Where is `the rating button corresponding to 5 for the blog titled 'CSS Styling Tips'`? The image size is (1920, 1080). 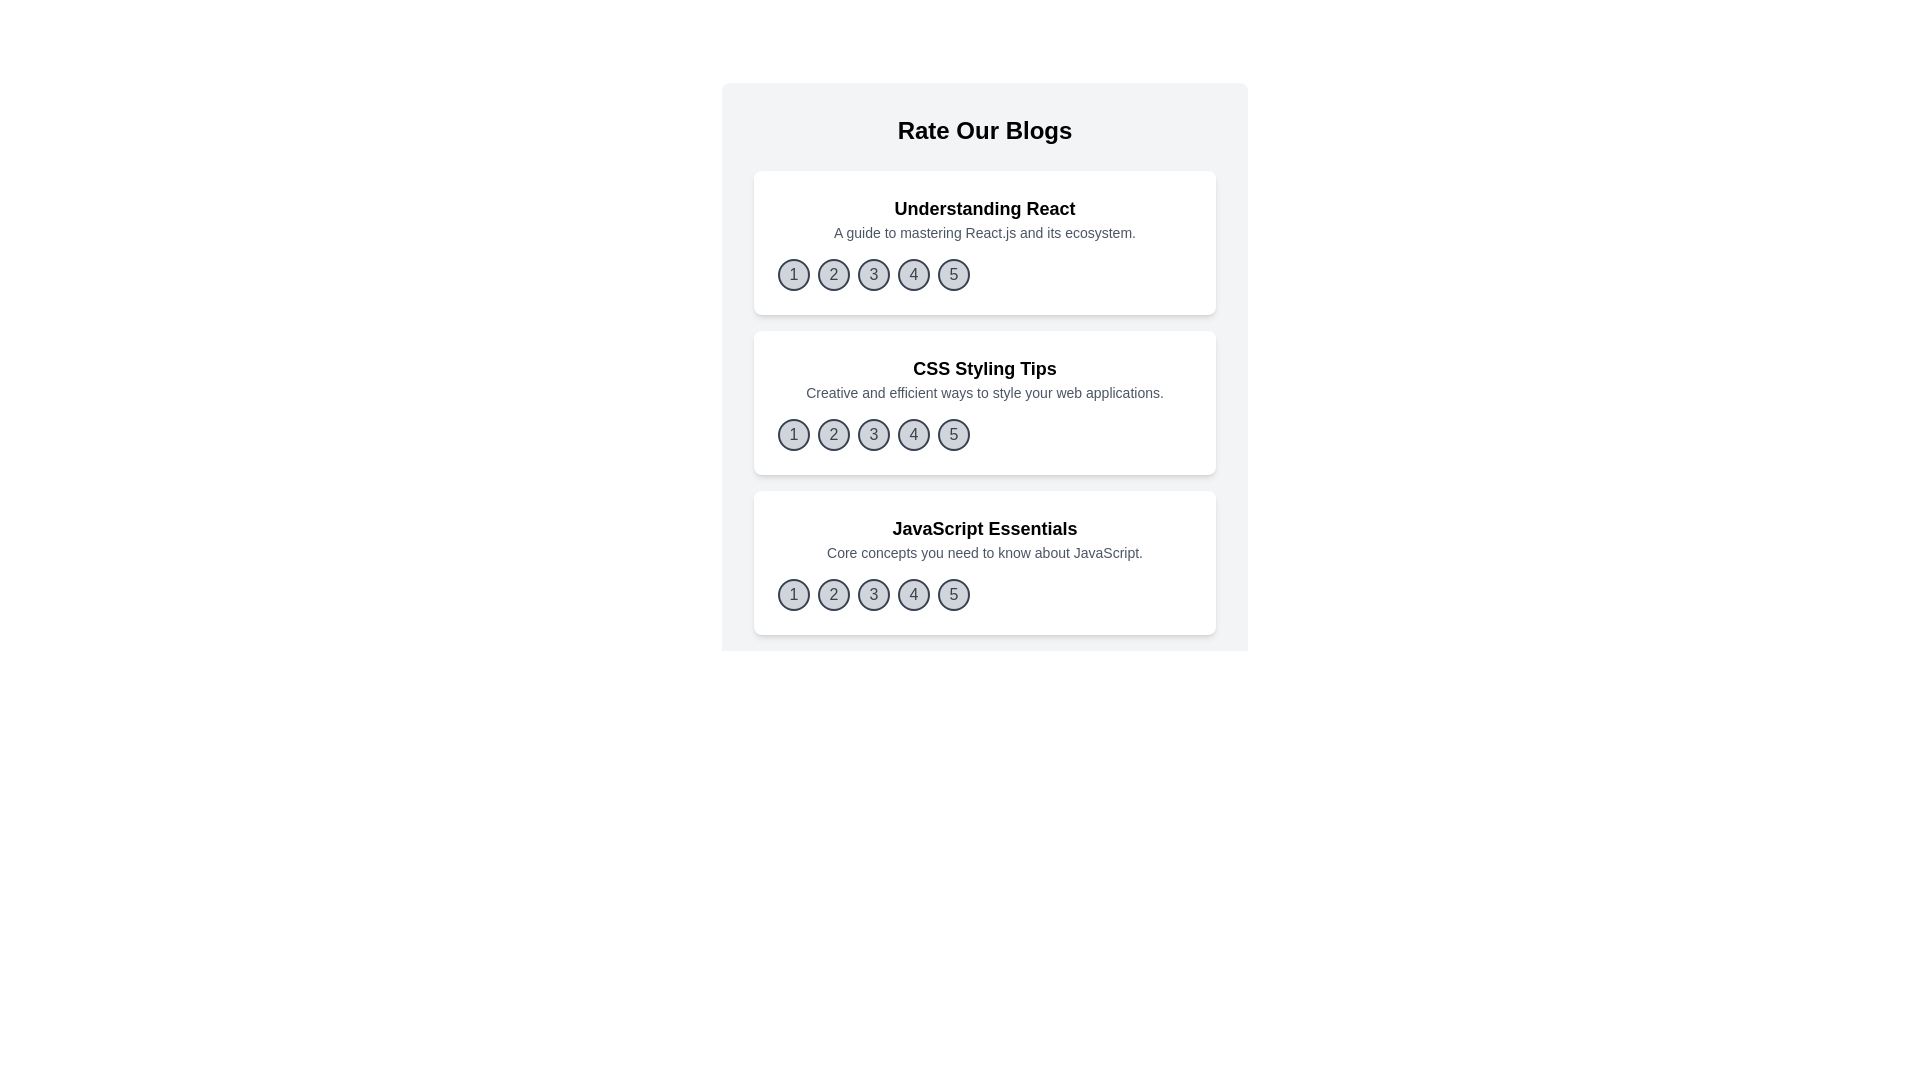 the rating button corresponding to 5 for the blog titled 'CSS Styling Tips' is located at coordinates (953, 434).